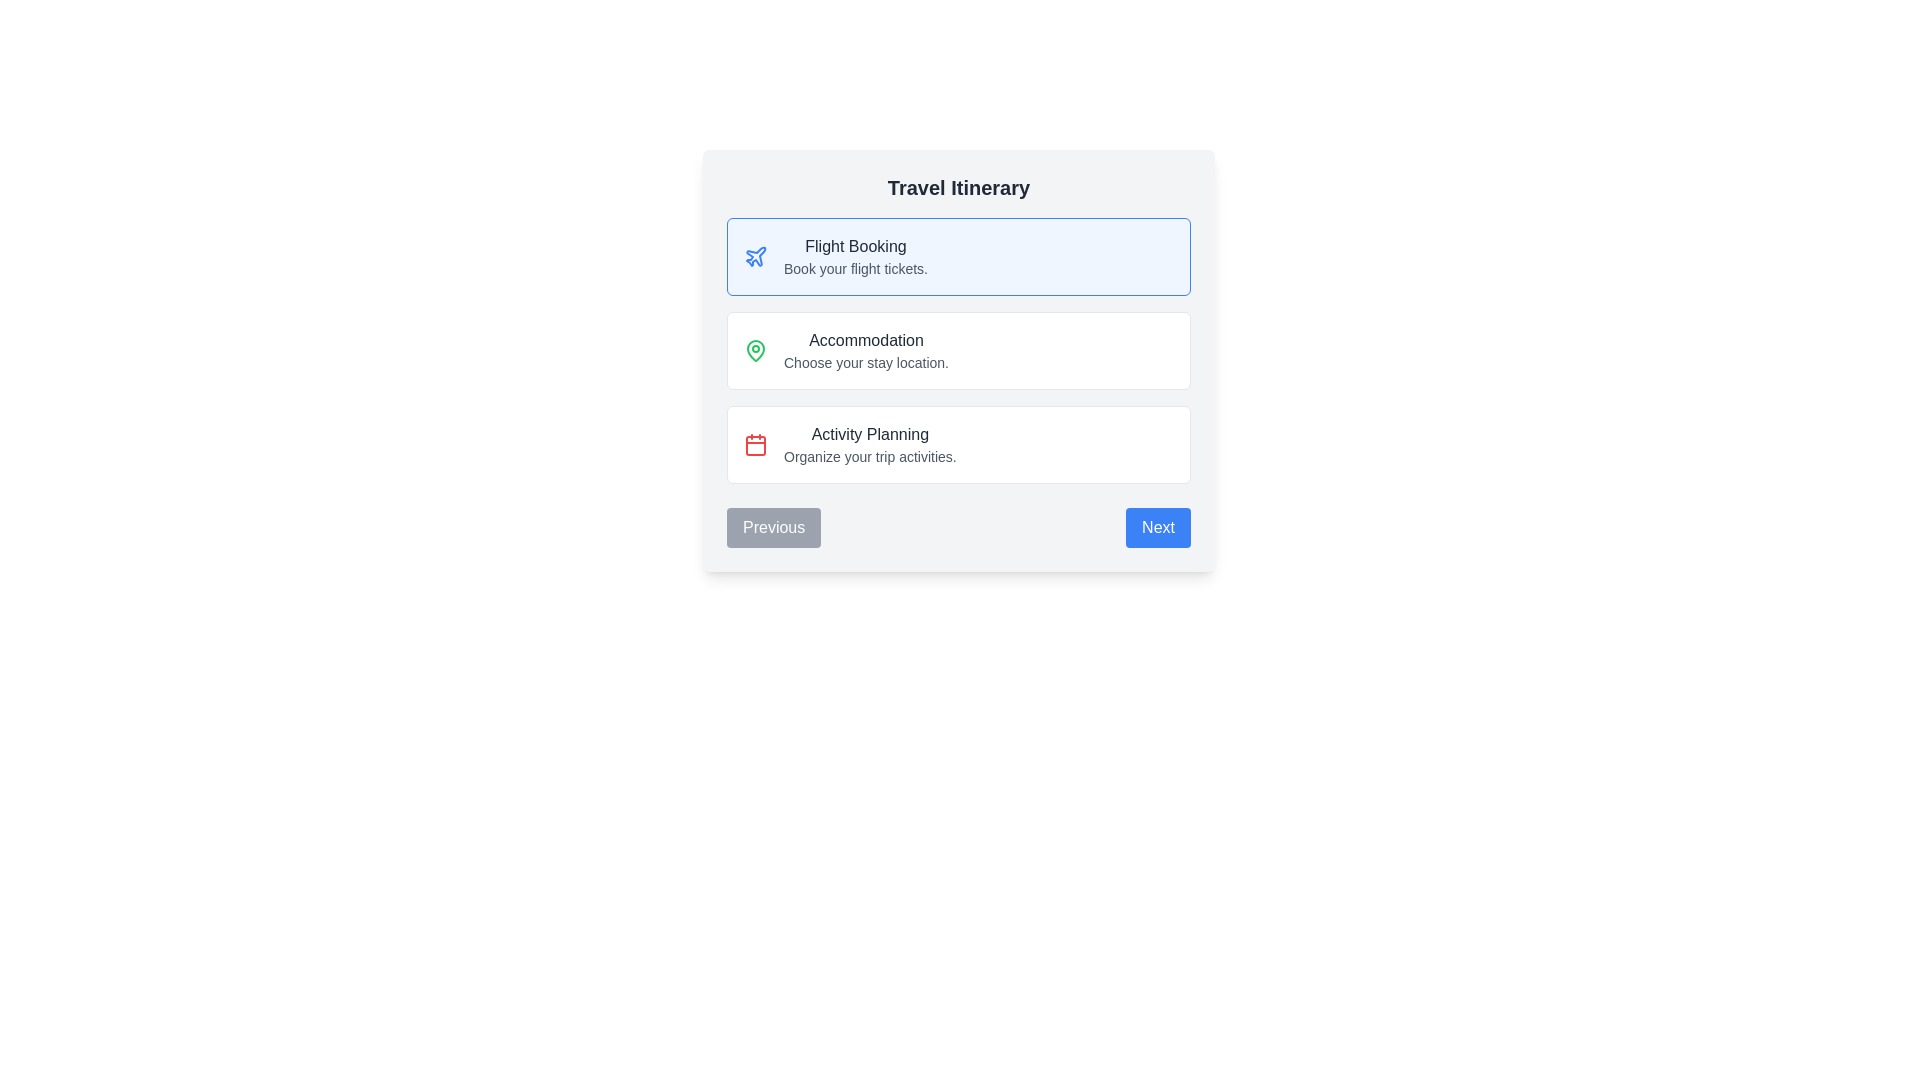  What do you see at coordinates (870, 443) in the screenshot?
I see `the descriptive text element for the 'Activity Planning' section located in the third card under the 'Travel Itinerary' header` at bounding box center [870, 443].